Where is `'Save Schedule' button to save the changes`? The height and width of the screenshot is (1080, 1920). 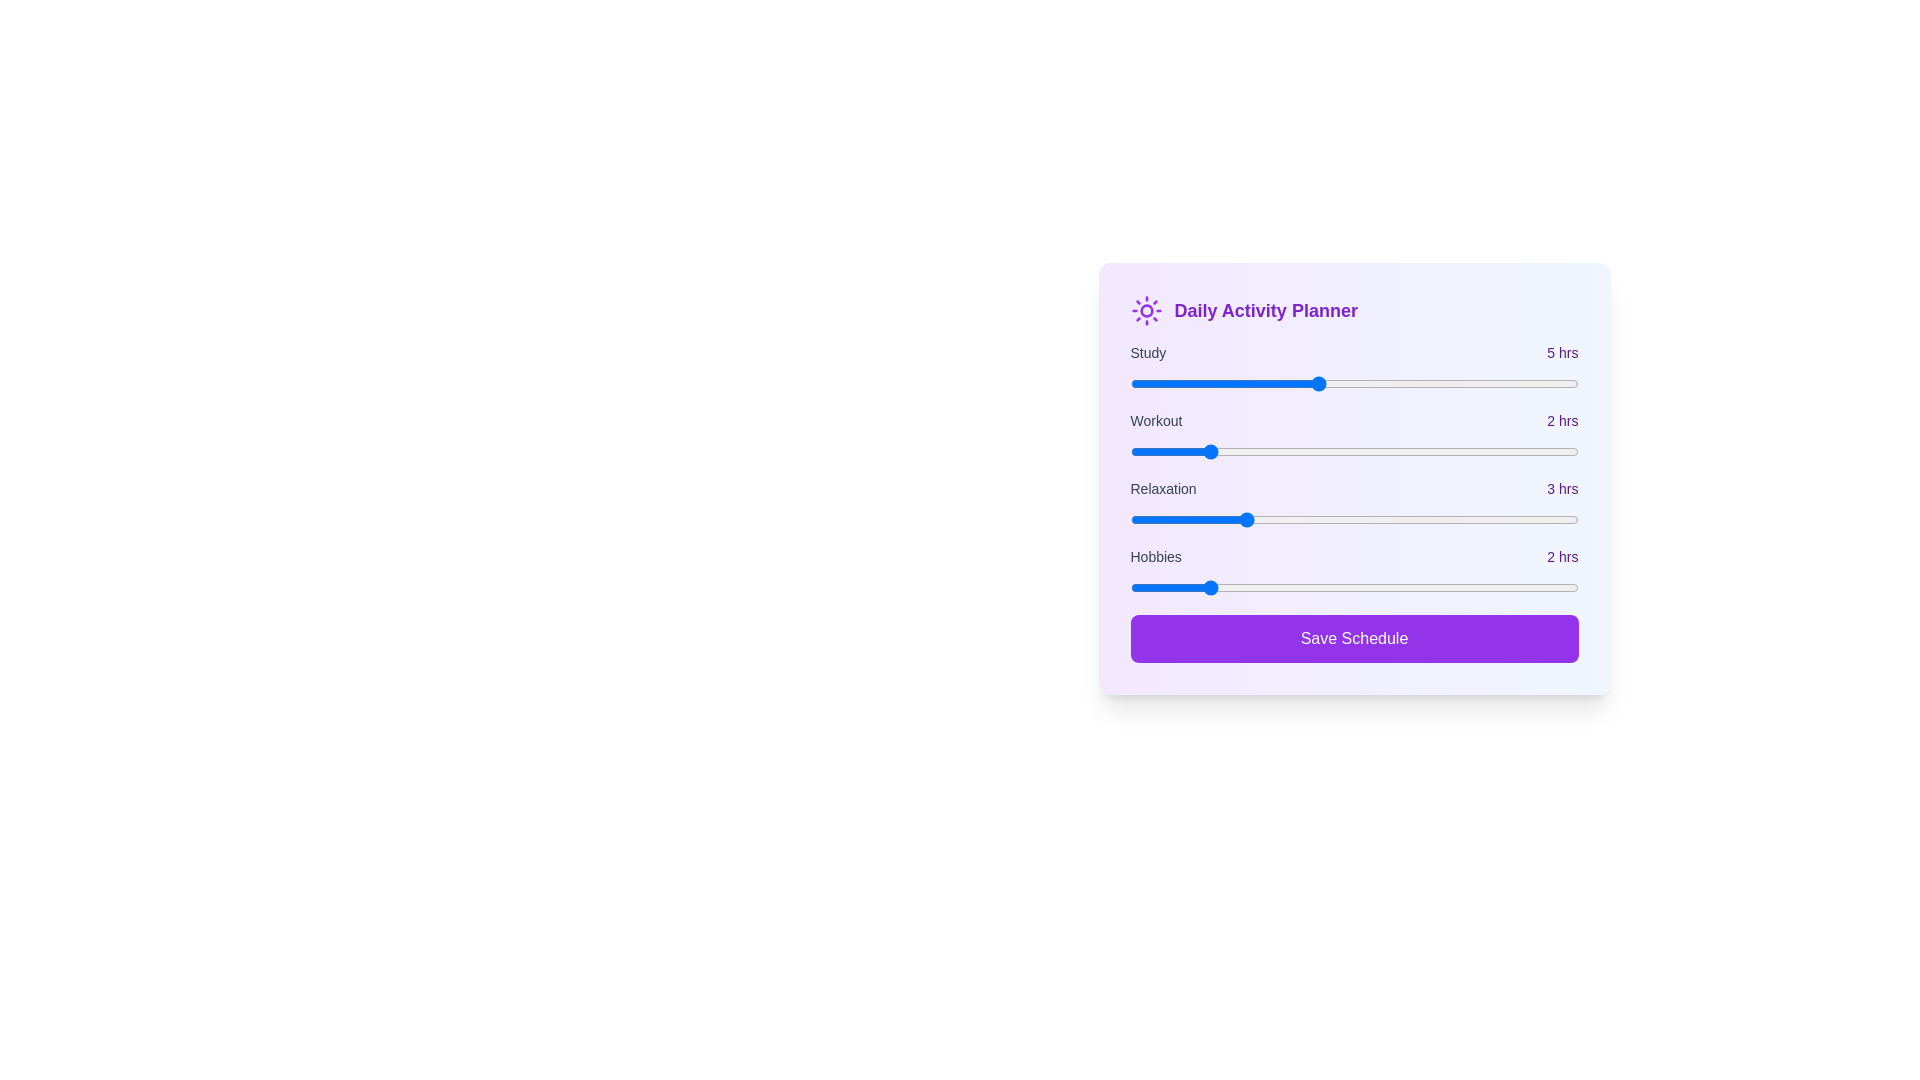
'Save Schedule' button to save the changes is located at coordinates (1354, 639).